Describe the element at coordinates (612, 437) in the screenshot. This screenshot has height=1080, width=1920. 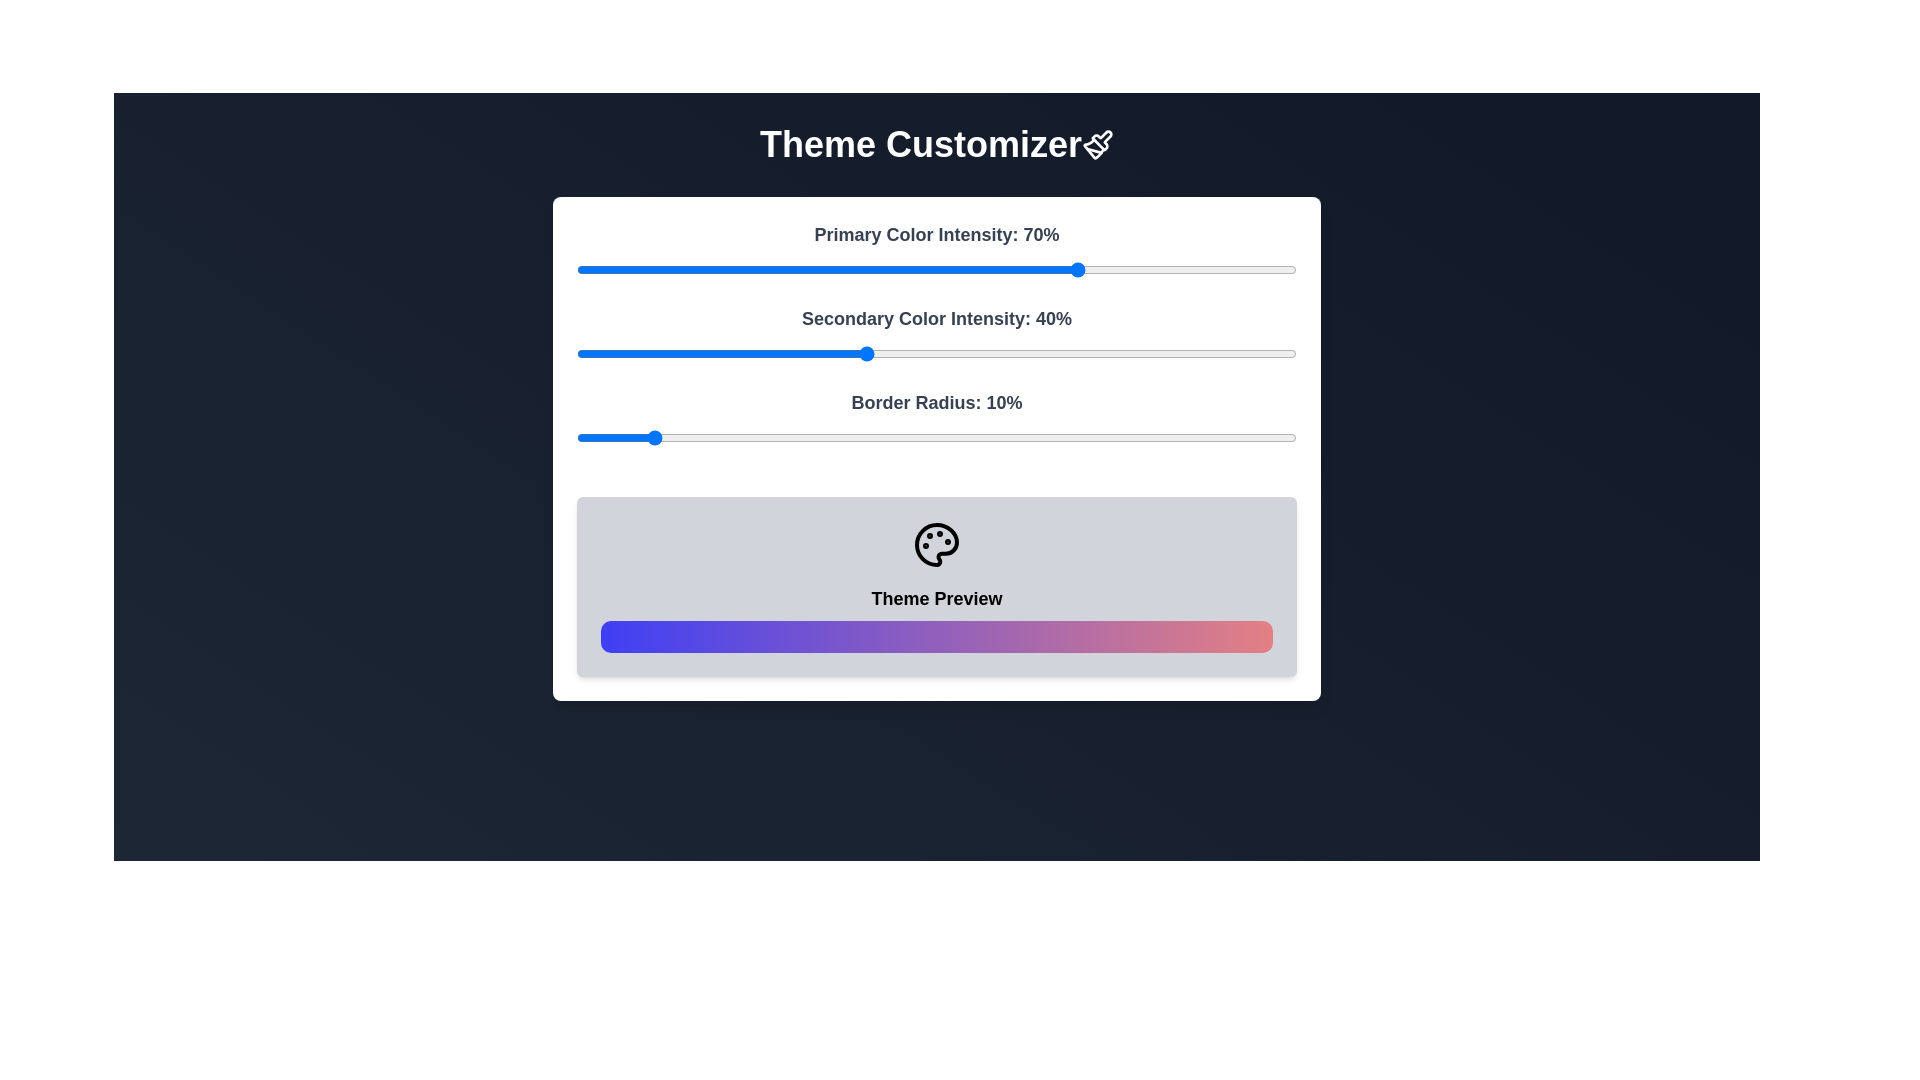
I see `the Border Radius slider to 5%` at that location.